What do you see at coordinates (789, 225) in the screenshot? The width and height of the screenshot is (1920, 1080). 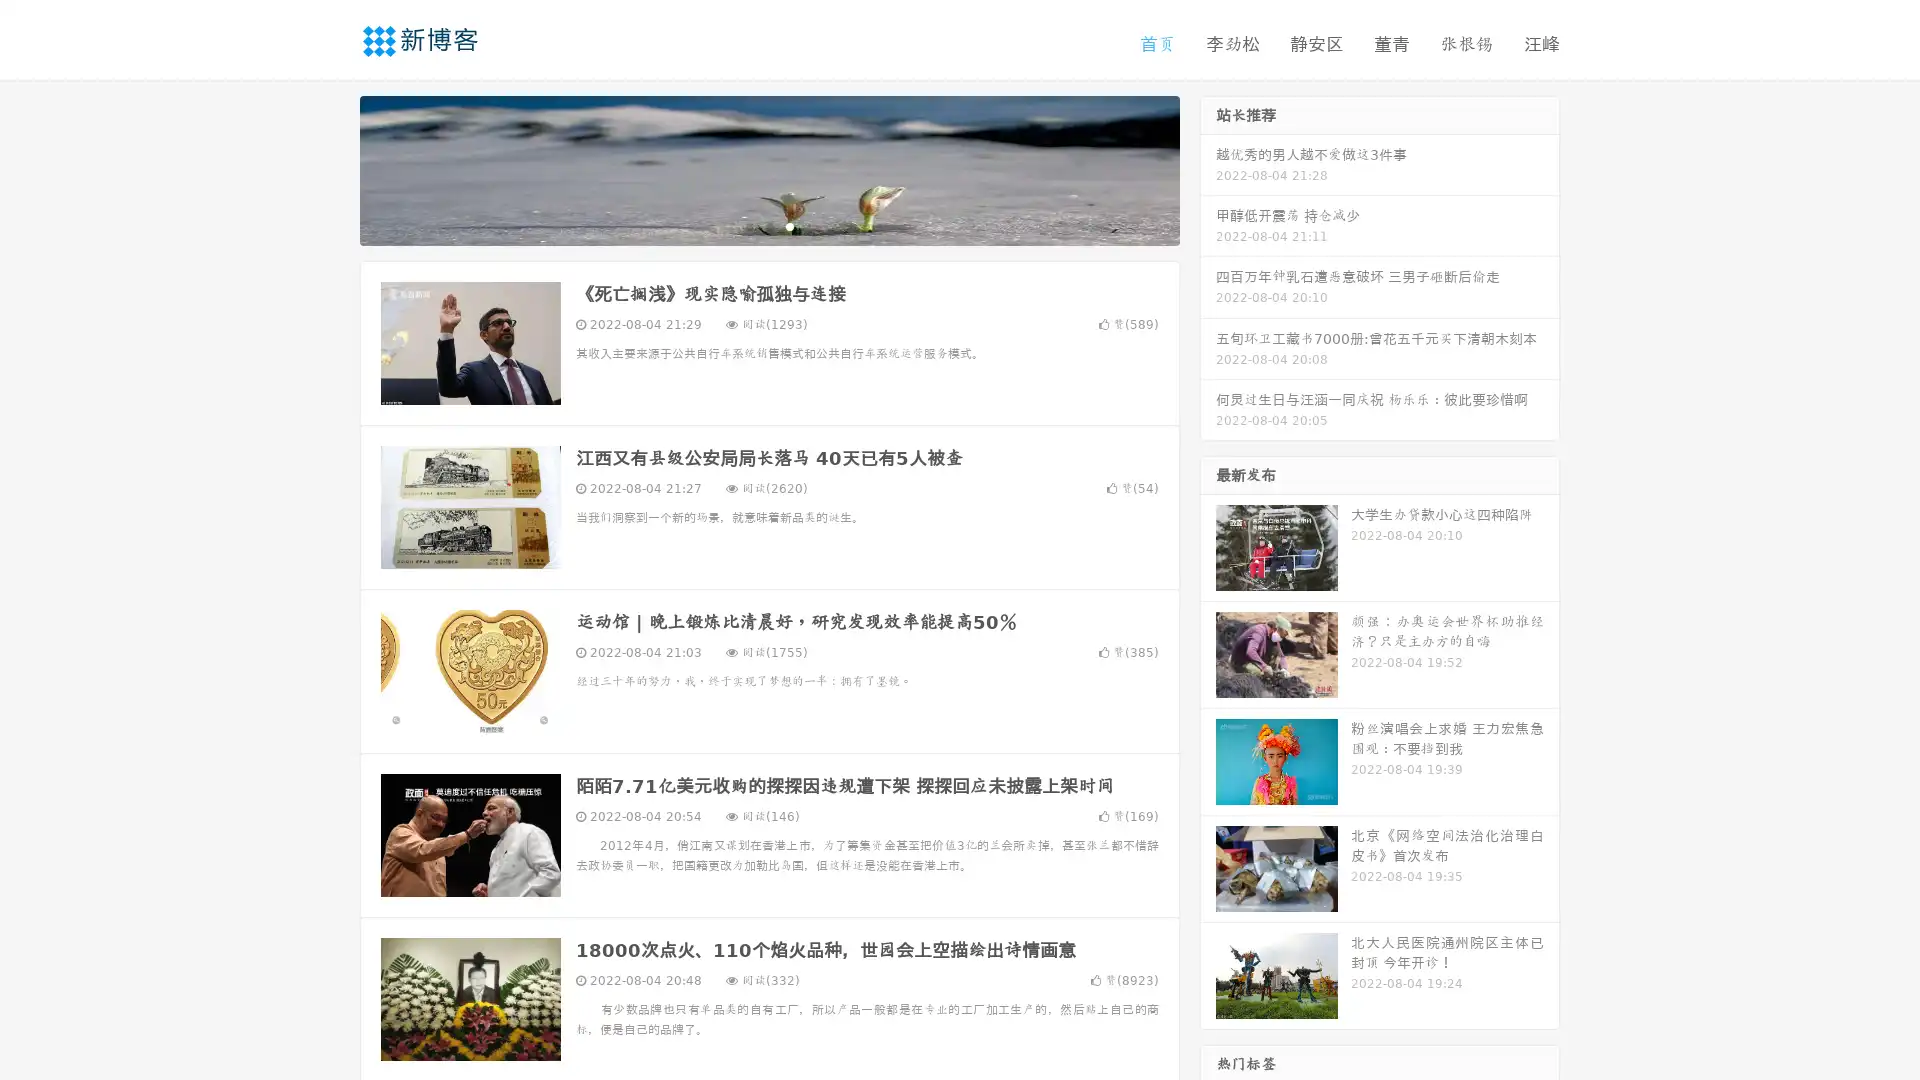 I see `Go to slide 3` at bounding box center [789, 225].